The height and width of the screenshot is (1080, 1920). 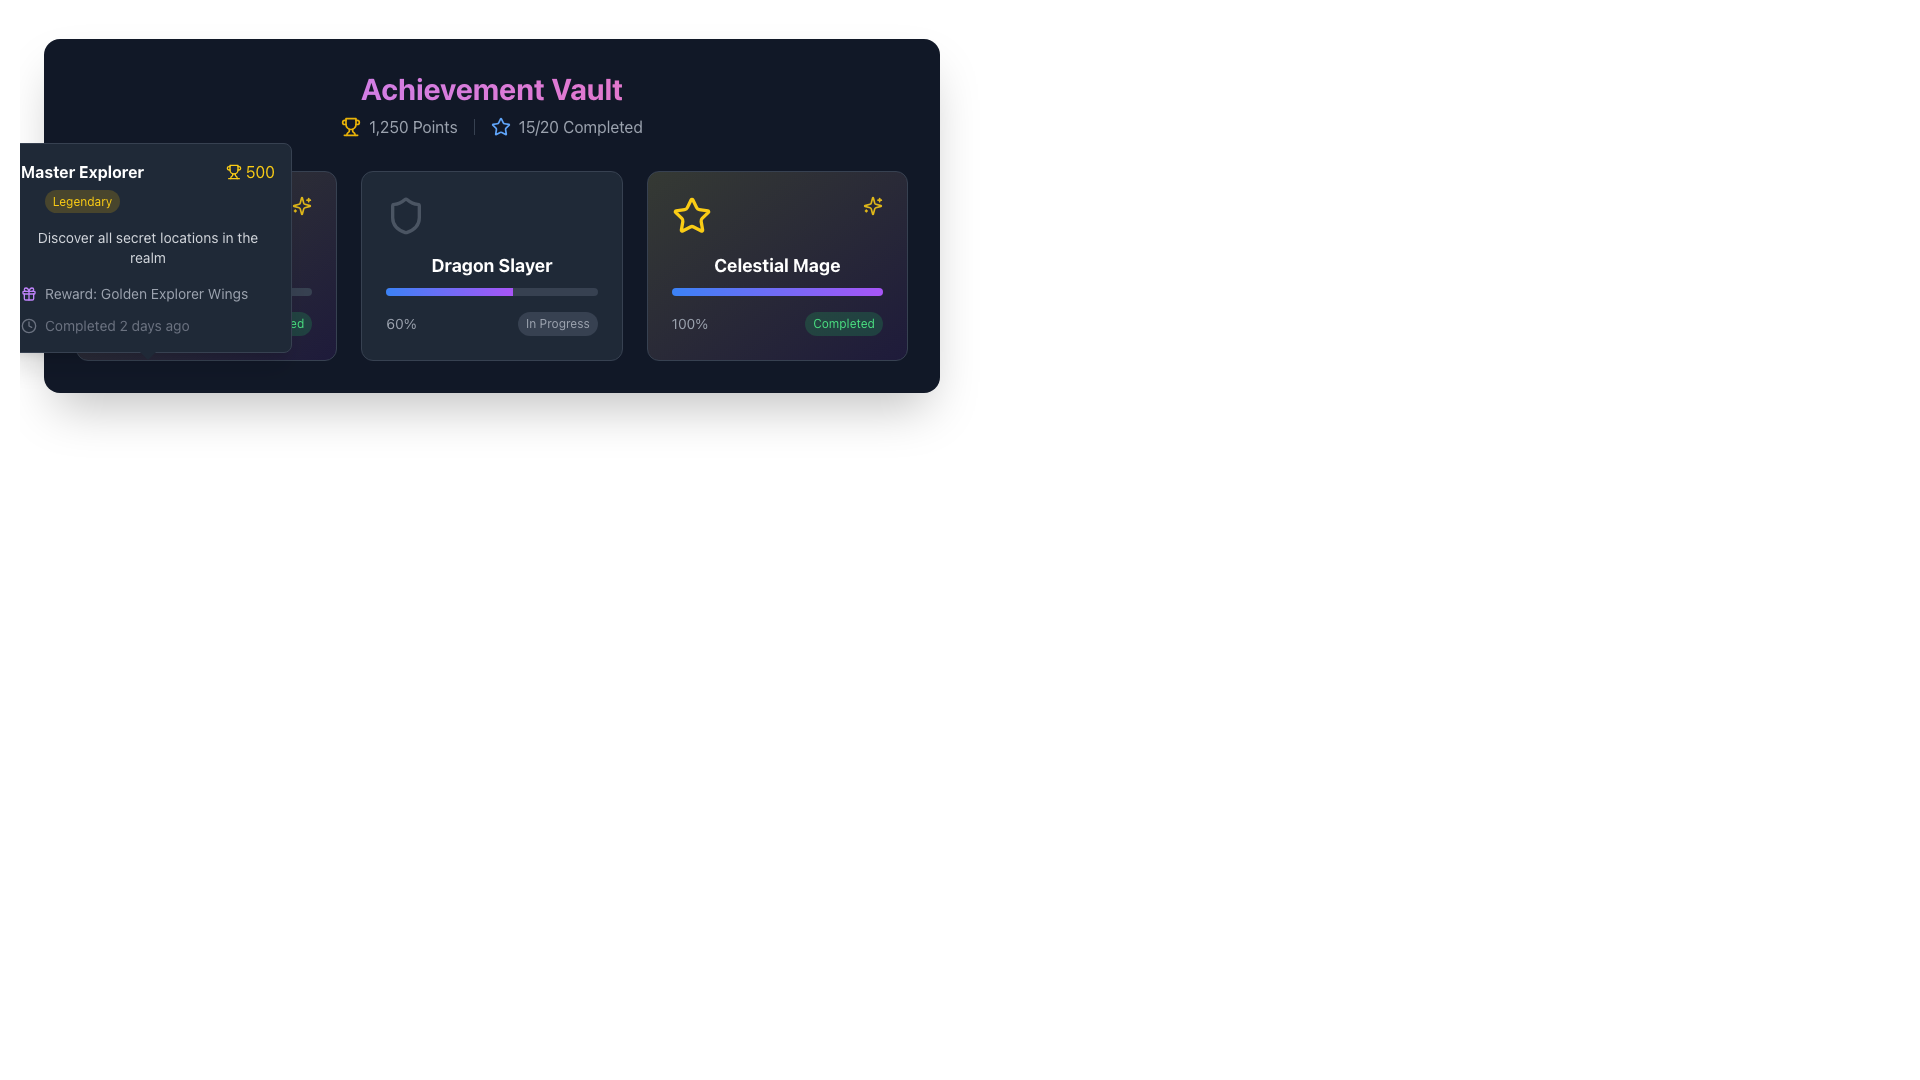 I want to click on the completion level indicated by the horizontal progress bar styled within a gray background, located below the 'Master Explorer' title and above the '85% Completed' text in the Achievement Vault section, so click(x=206, y=292).